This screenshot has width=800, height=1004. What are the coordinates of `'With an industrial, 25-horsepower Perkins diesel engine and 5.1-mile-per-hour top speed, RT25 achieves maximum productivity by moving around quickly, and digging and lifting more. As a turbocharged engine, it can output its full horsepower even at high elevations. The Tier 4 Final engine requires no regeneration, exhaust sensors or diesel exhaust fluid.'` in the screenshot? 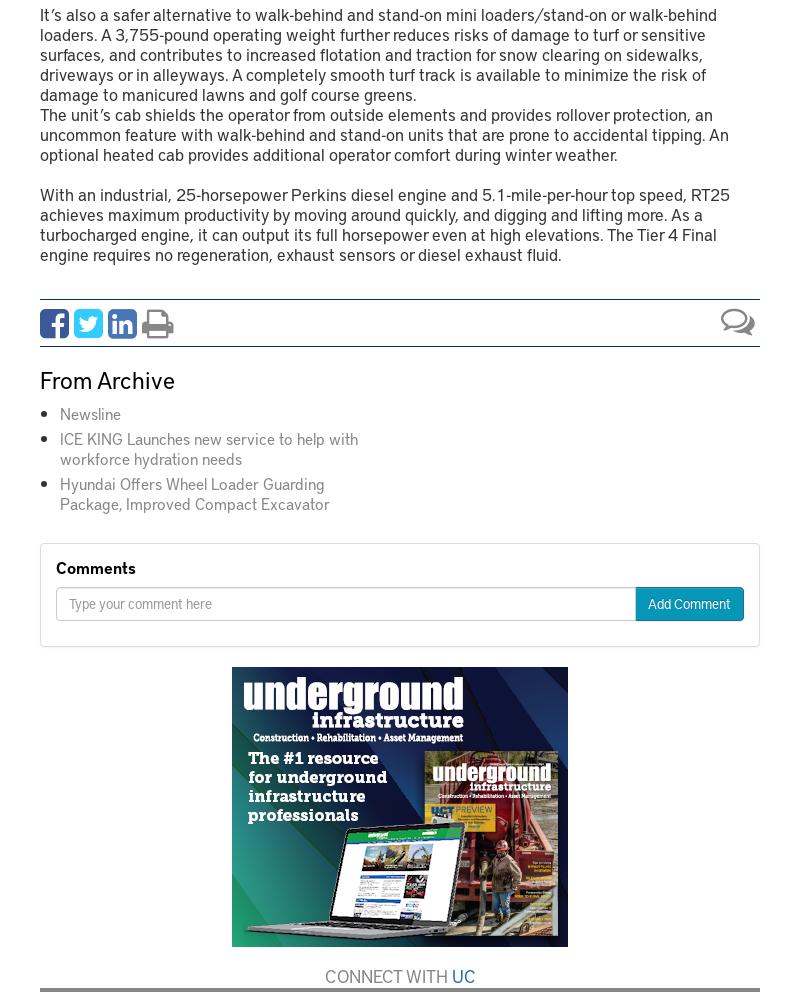 It's located at (384, 222).